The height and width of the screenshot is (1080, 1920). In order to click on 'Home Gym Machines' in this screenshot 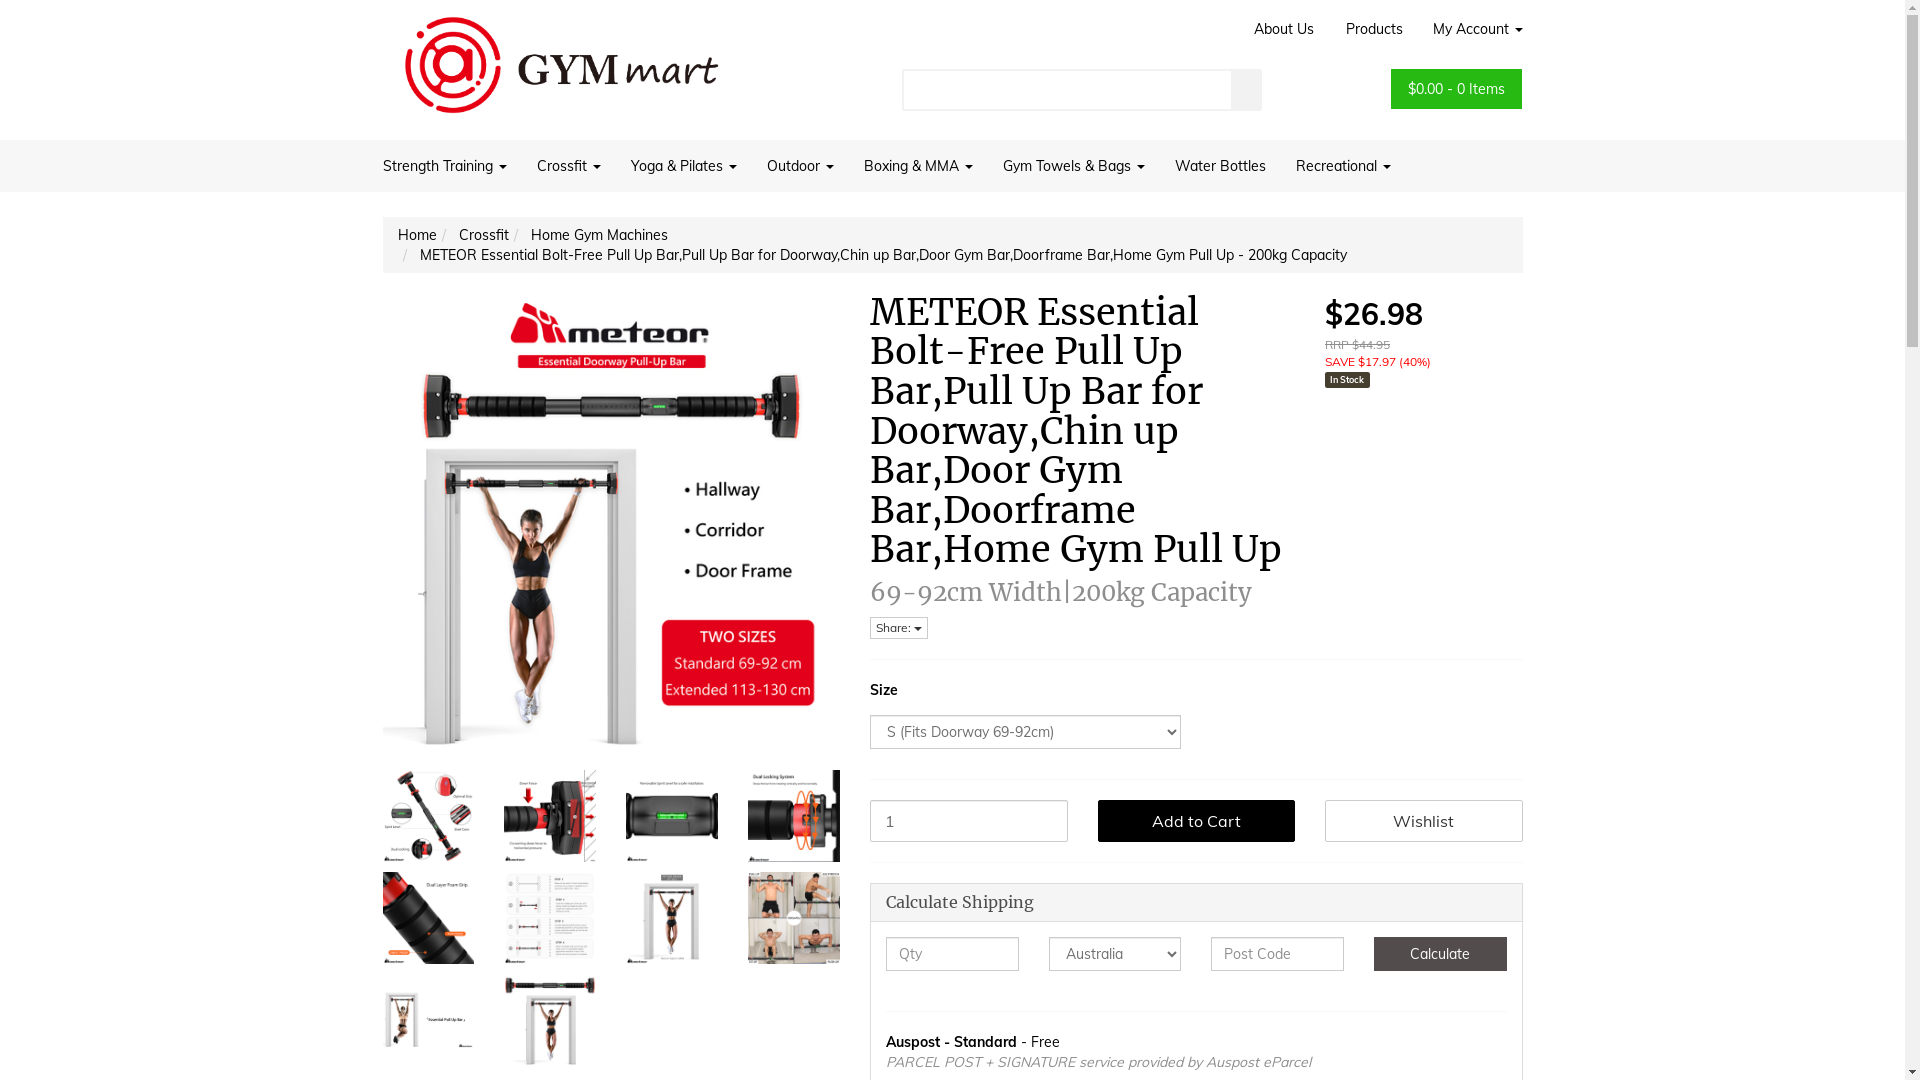, I will do `click(597, 234)`.